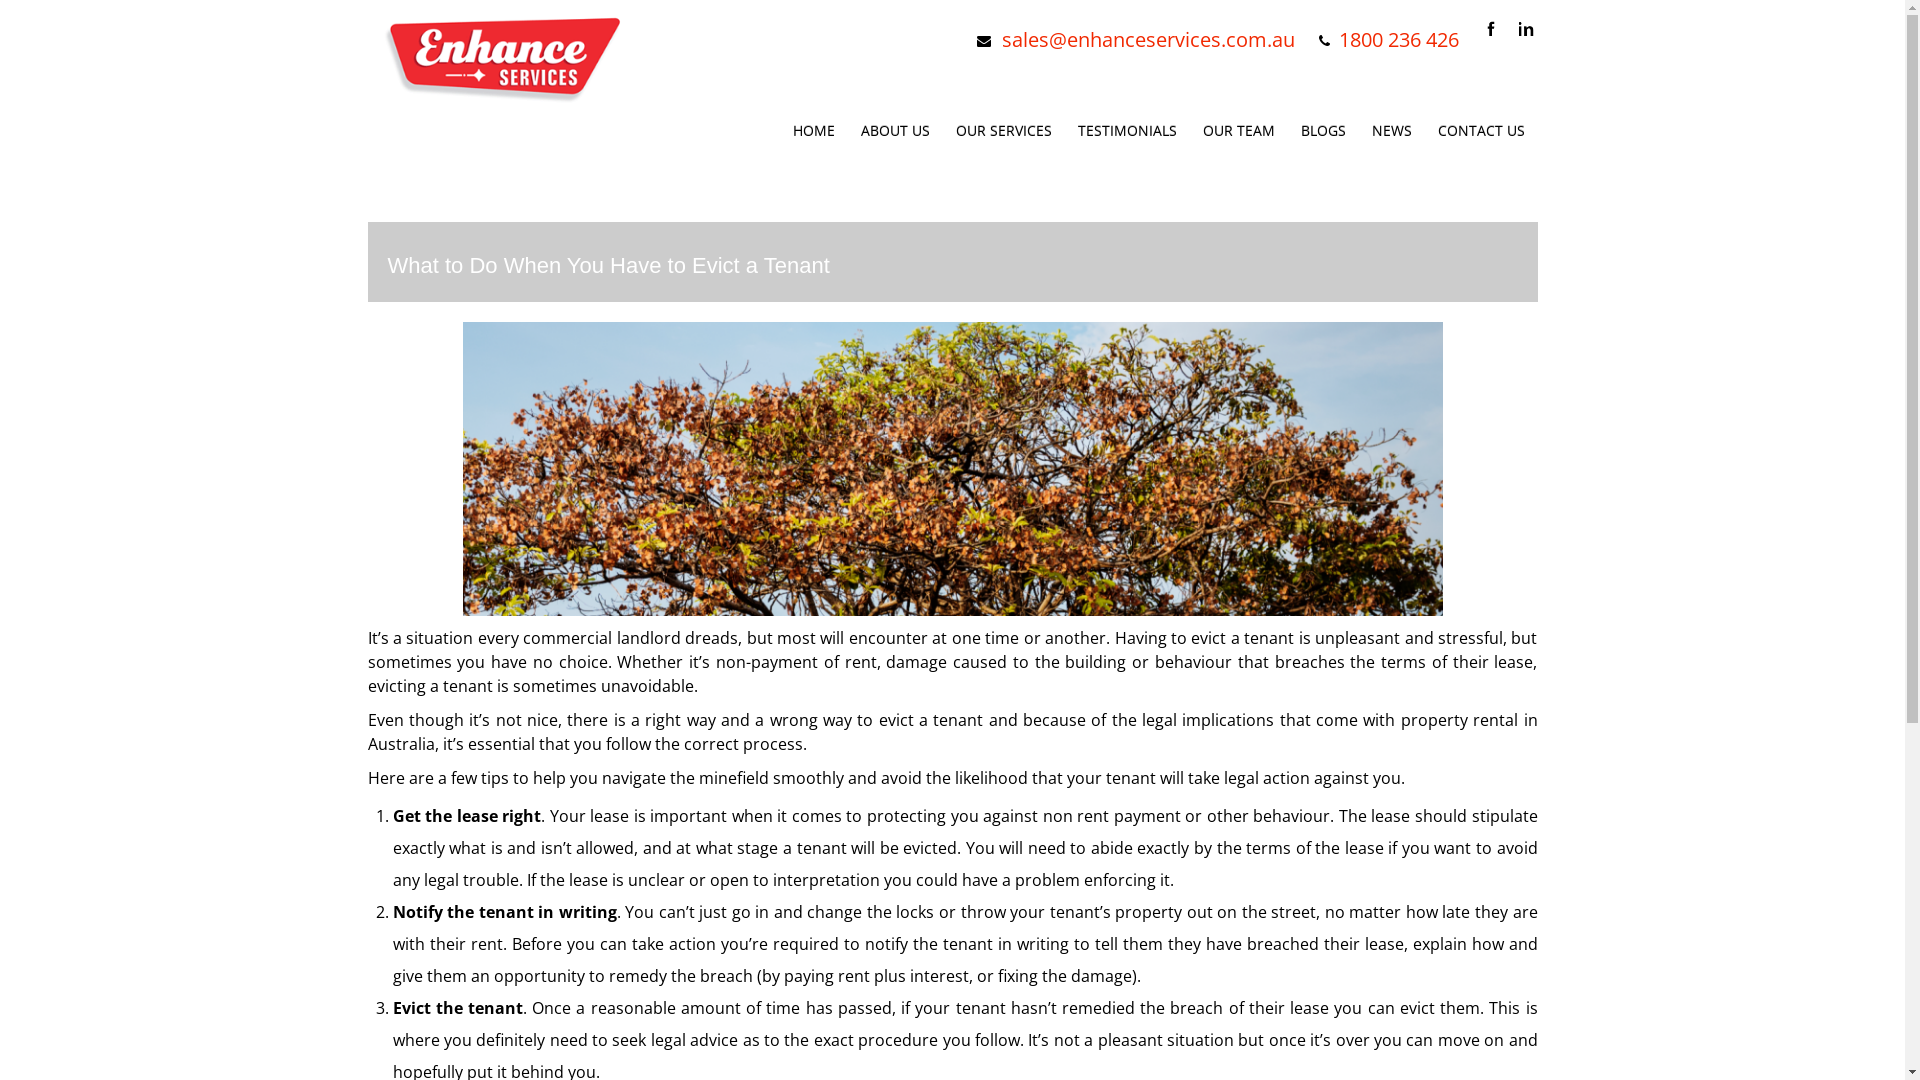 The image size is (1920, 1080). Describe the element at coordinates (814, 130) in the screenshot. I see `'HOME'` at that location.